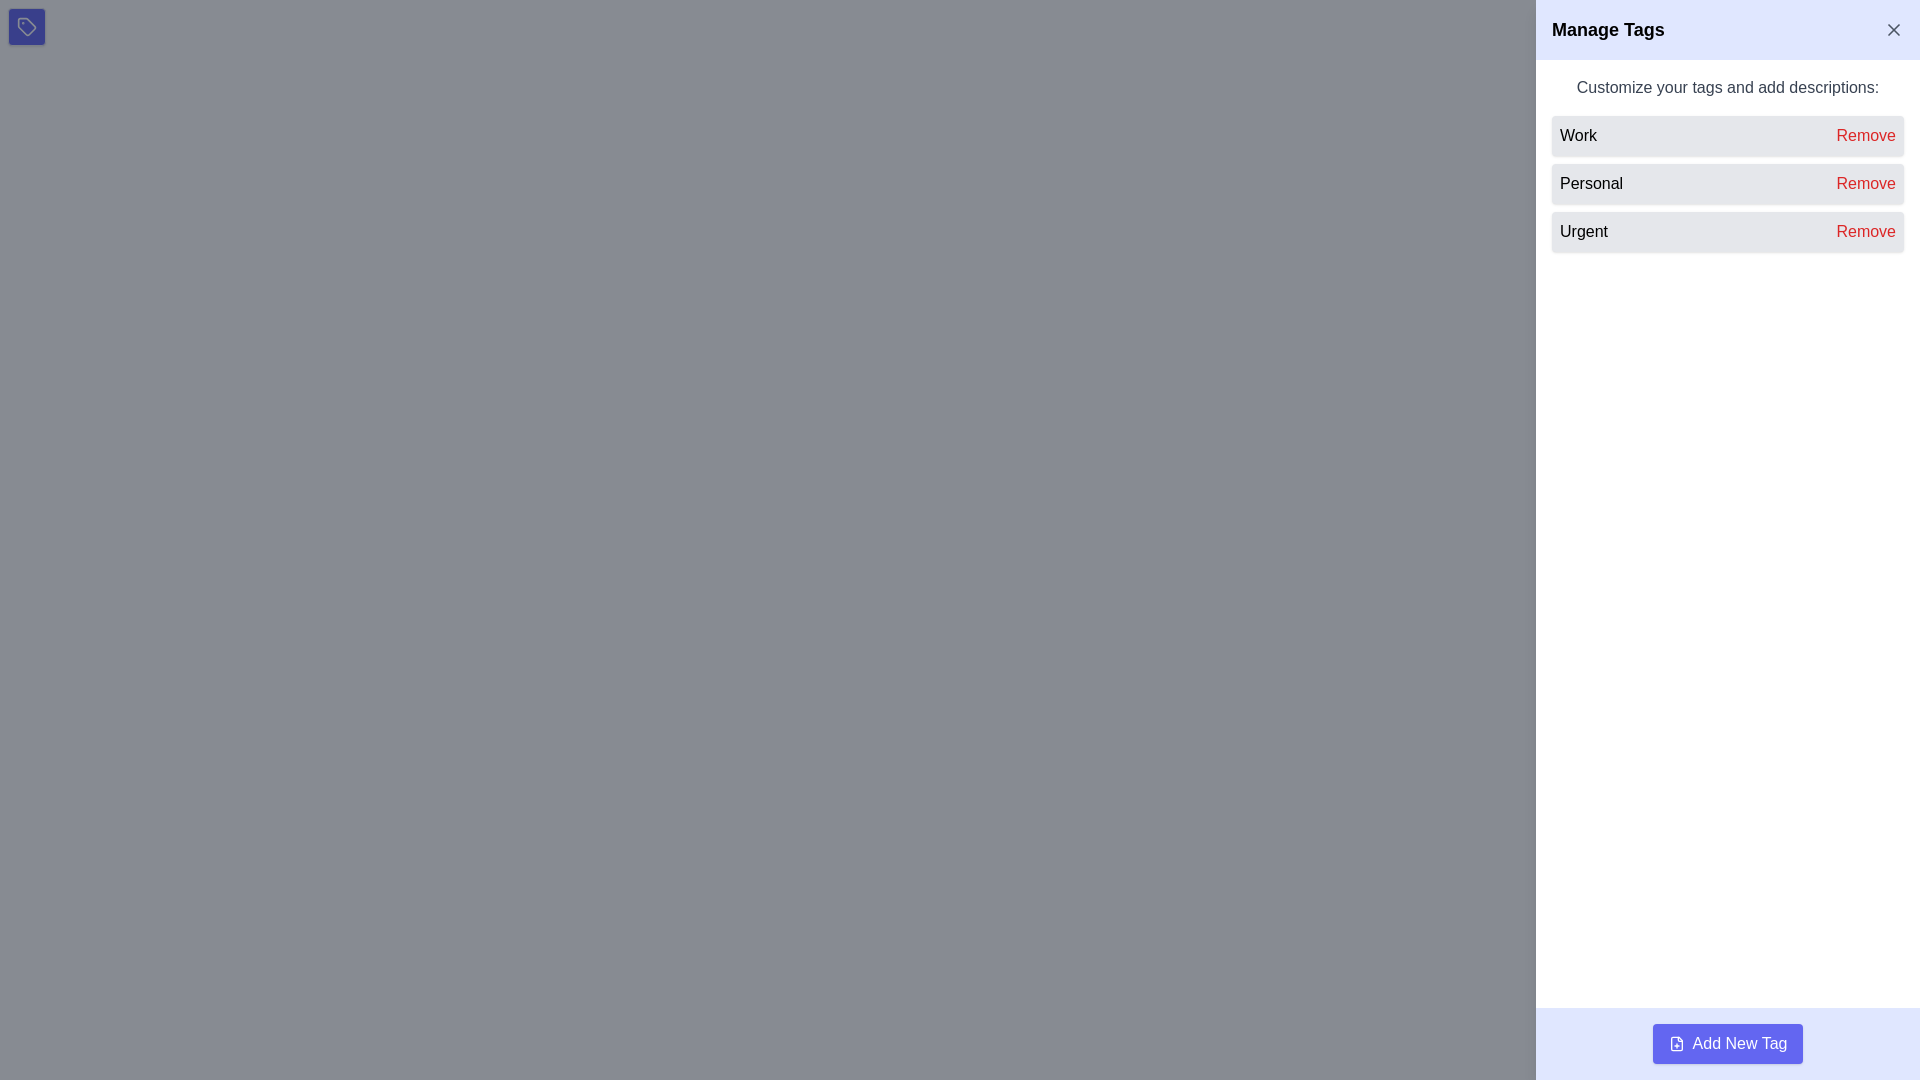 The height and width of the screenshot is (1080, 1920). I want to click on the text label that says 'Customize your tags and add descriptions:' which is styled in gray font and located at the top of the tag management section, so click(1727, 87).